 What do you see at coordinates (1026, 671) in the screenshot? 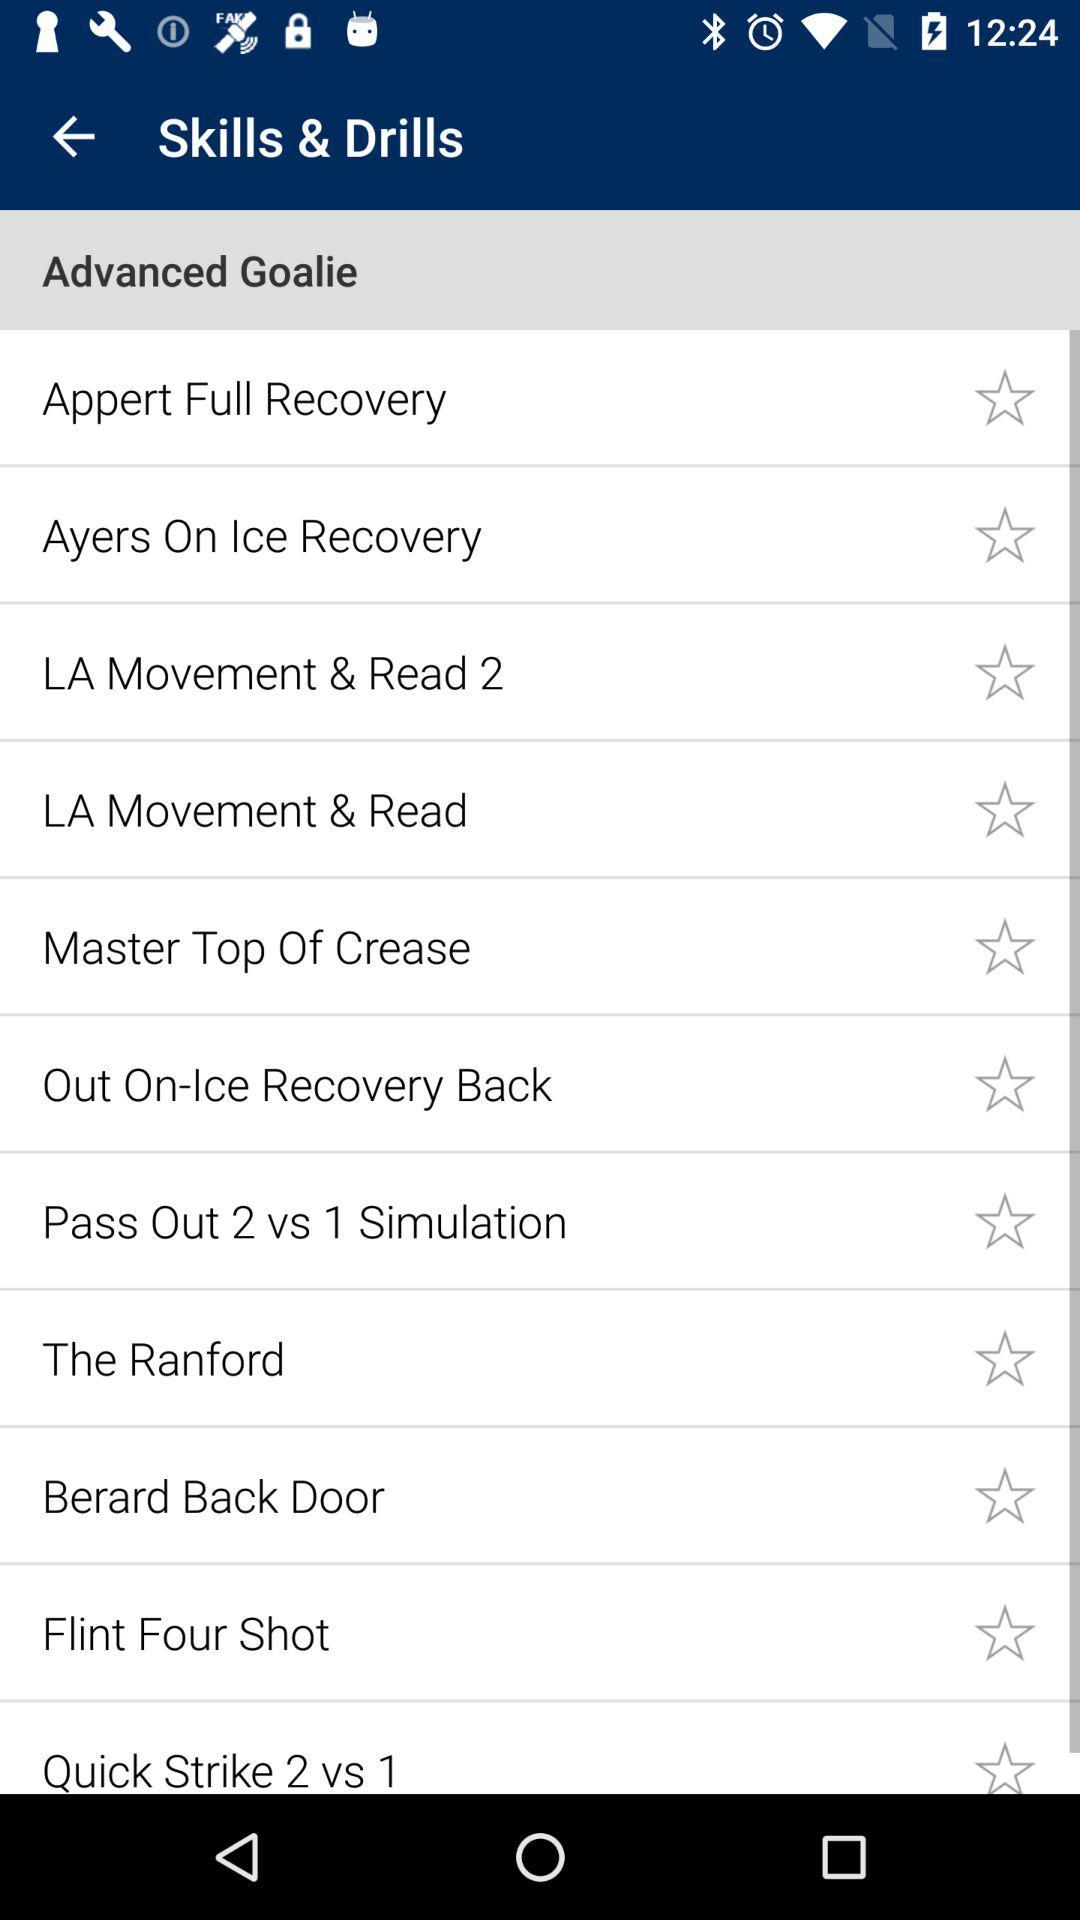
I see `the third star` at bounding box center [1026, 671].